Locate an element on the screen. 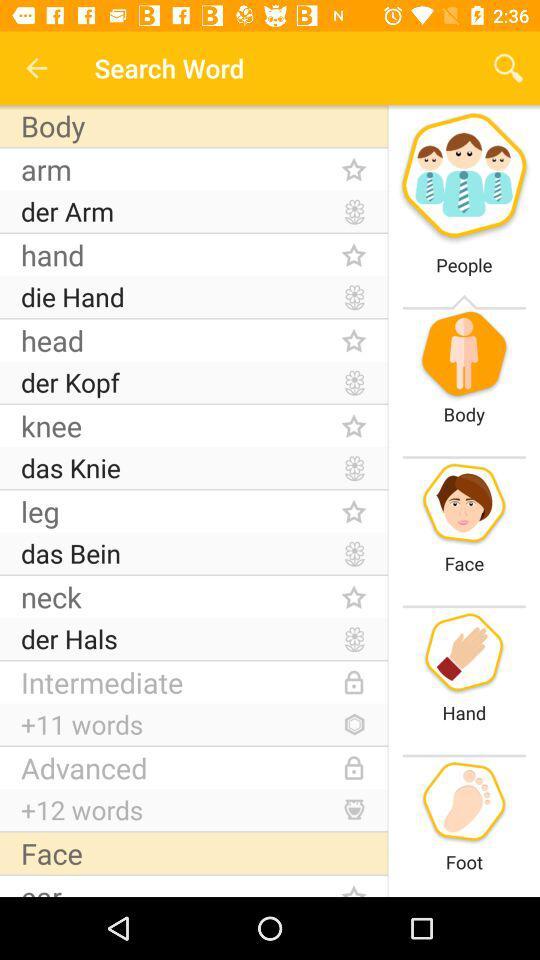 The width and height of the screenshot is (540, 960). the icon next to the search word is located at coordinates (36, 68).